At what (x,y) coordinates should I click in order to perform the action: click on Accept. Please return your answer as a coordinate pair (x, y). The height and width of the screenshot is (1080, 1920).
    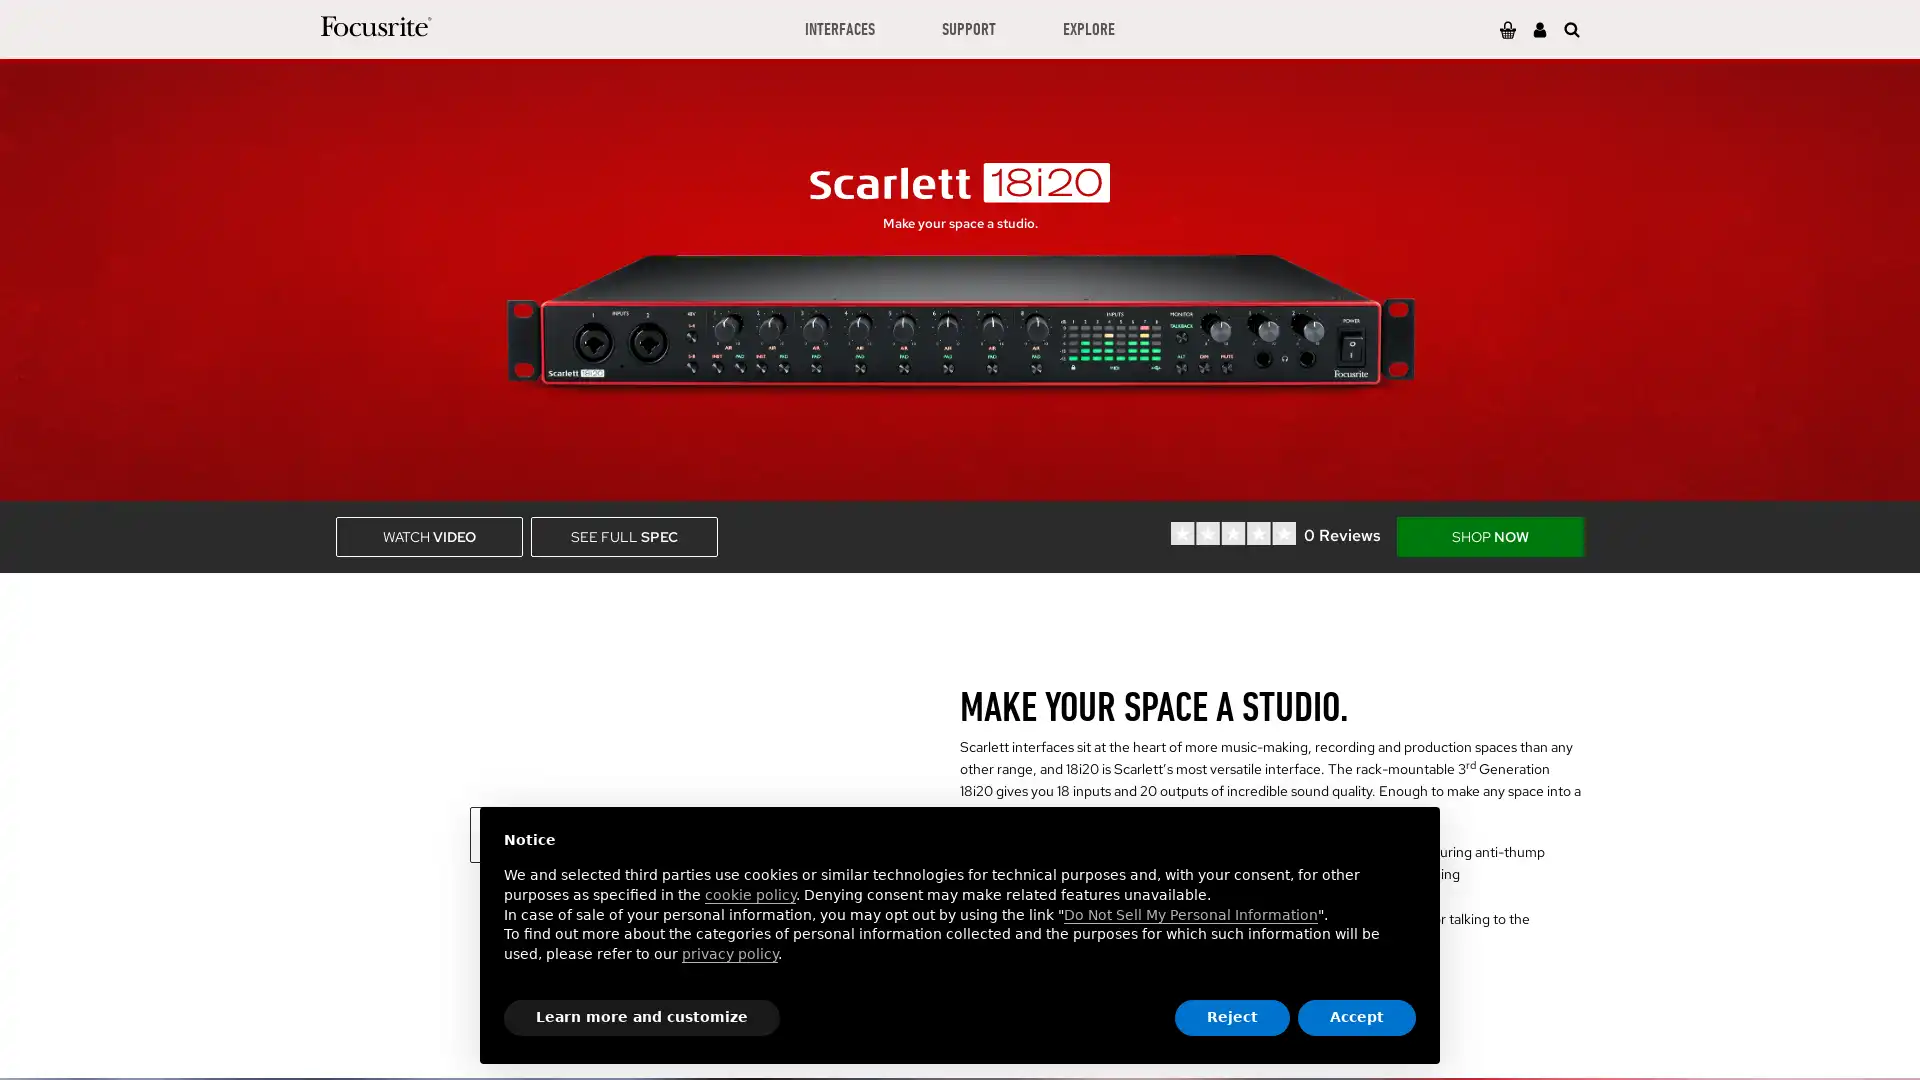
    Looking at the image, I should click on (1357, 1018).